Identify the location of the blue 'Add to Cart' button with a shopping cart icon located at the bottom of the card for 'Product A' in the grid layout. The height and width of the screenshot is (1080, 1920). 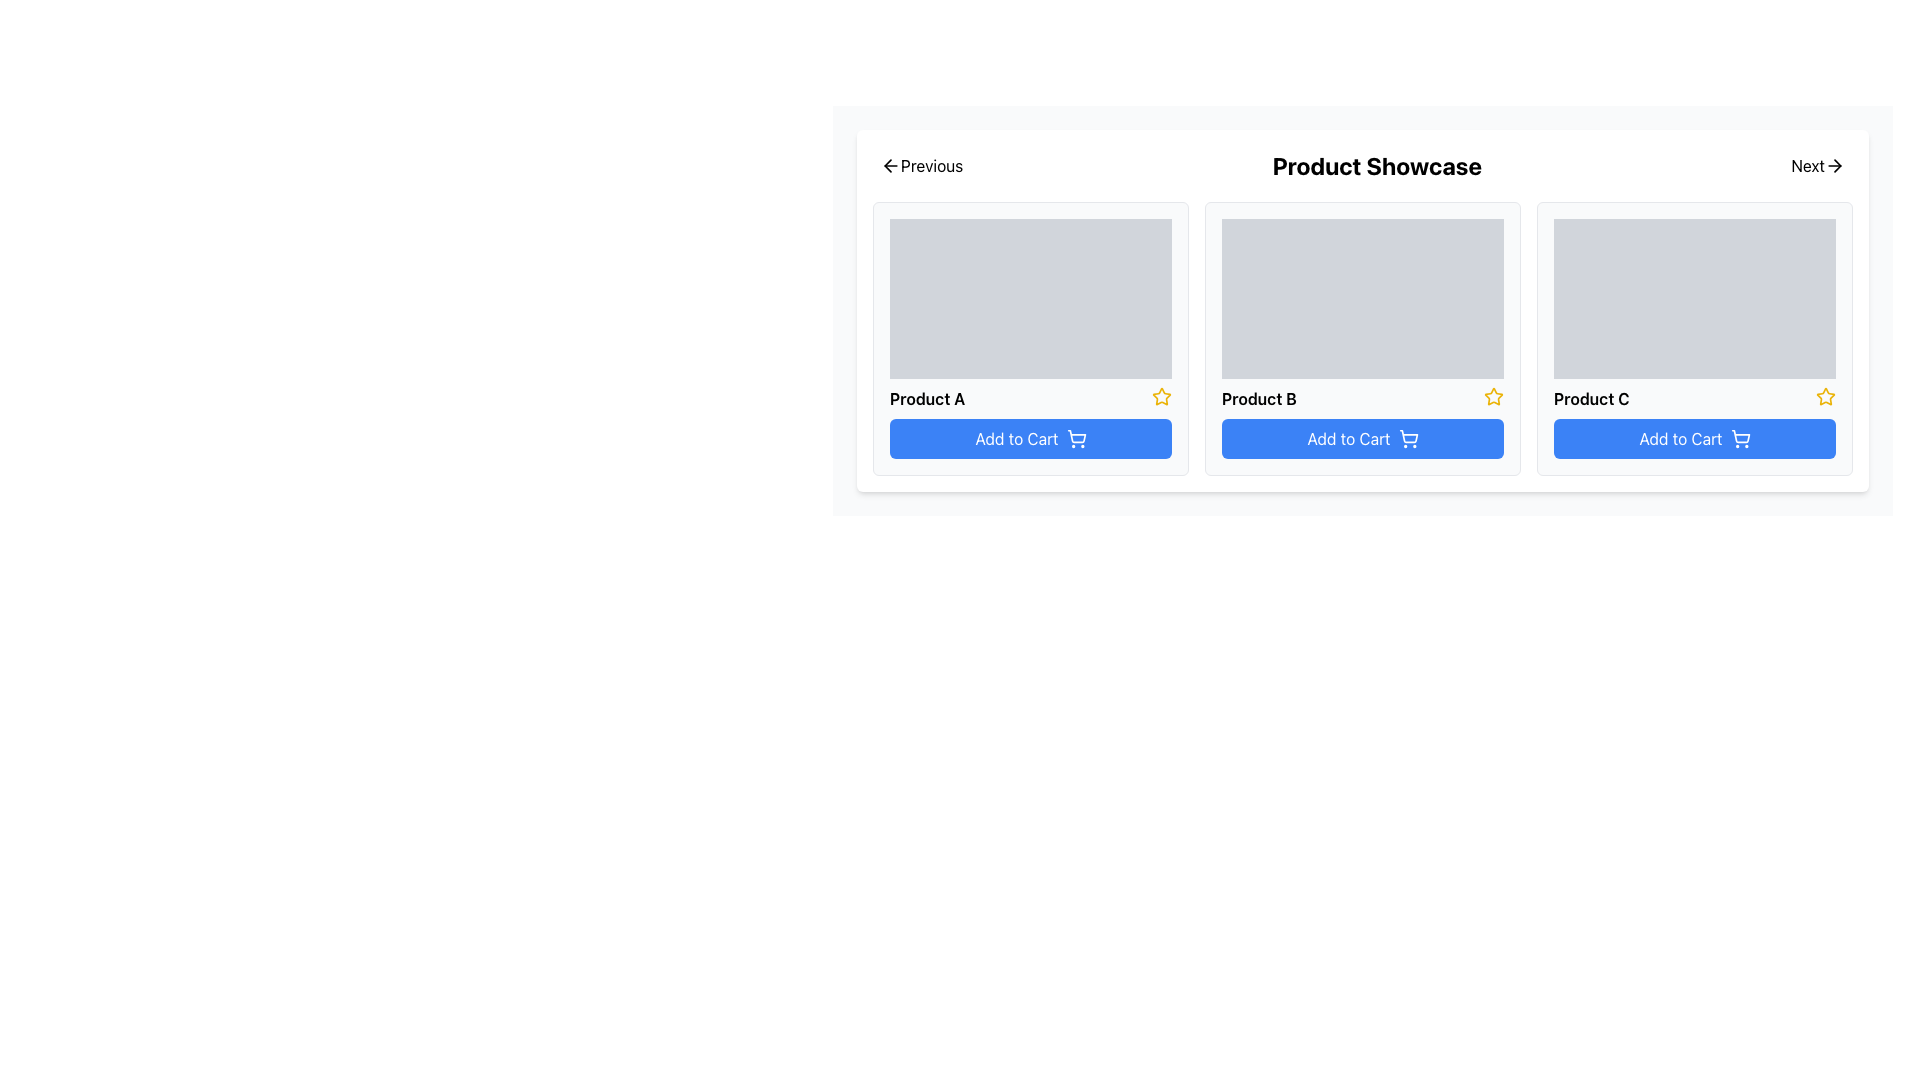
(1031, 438).